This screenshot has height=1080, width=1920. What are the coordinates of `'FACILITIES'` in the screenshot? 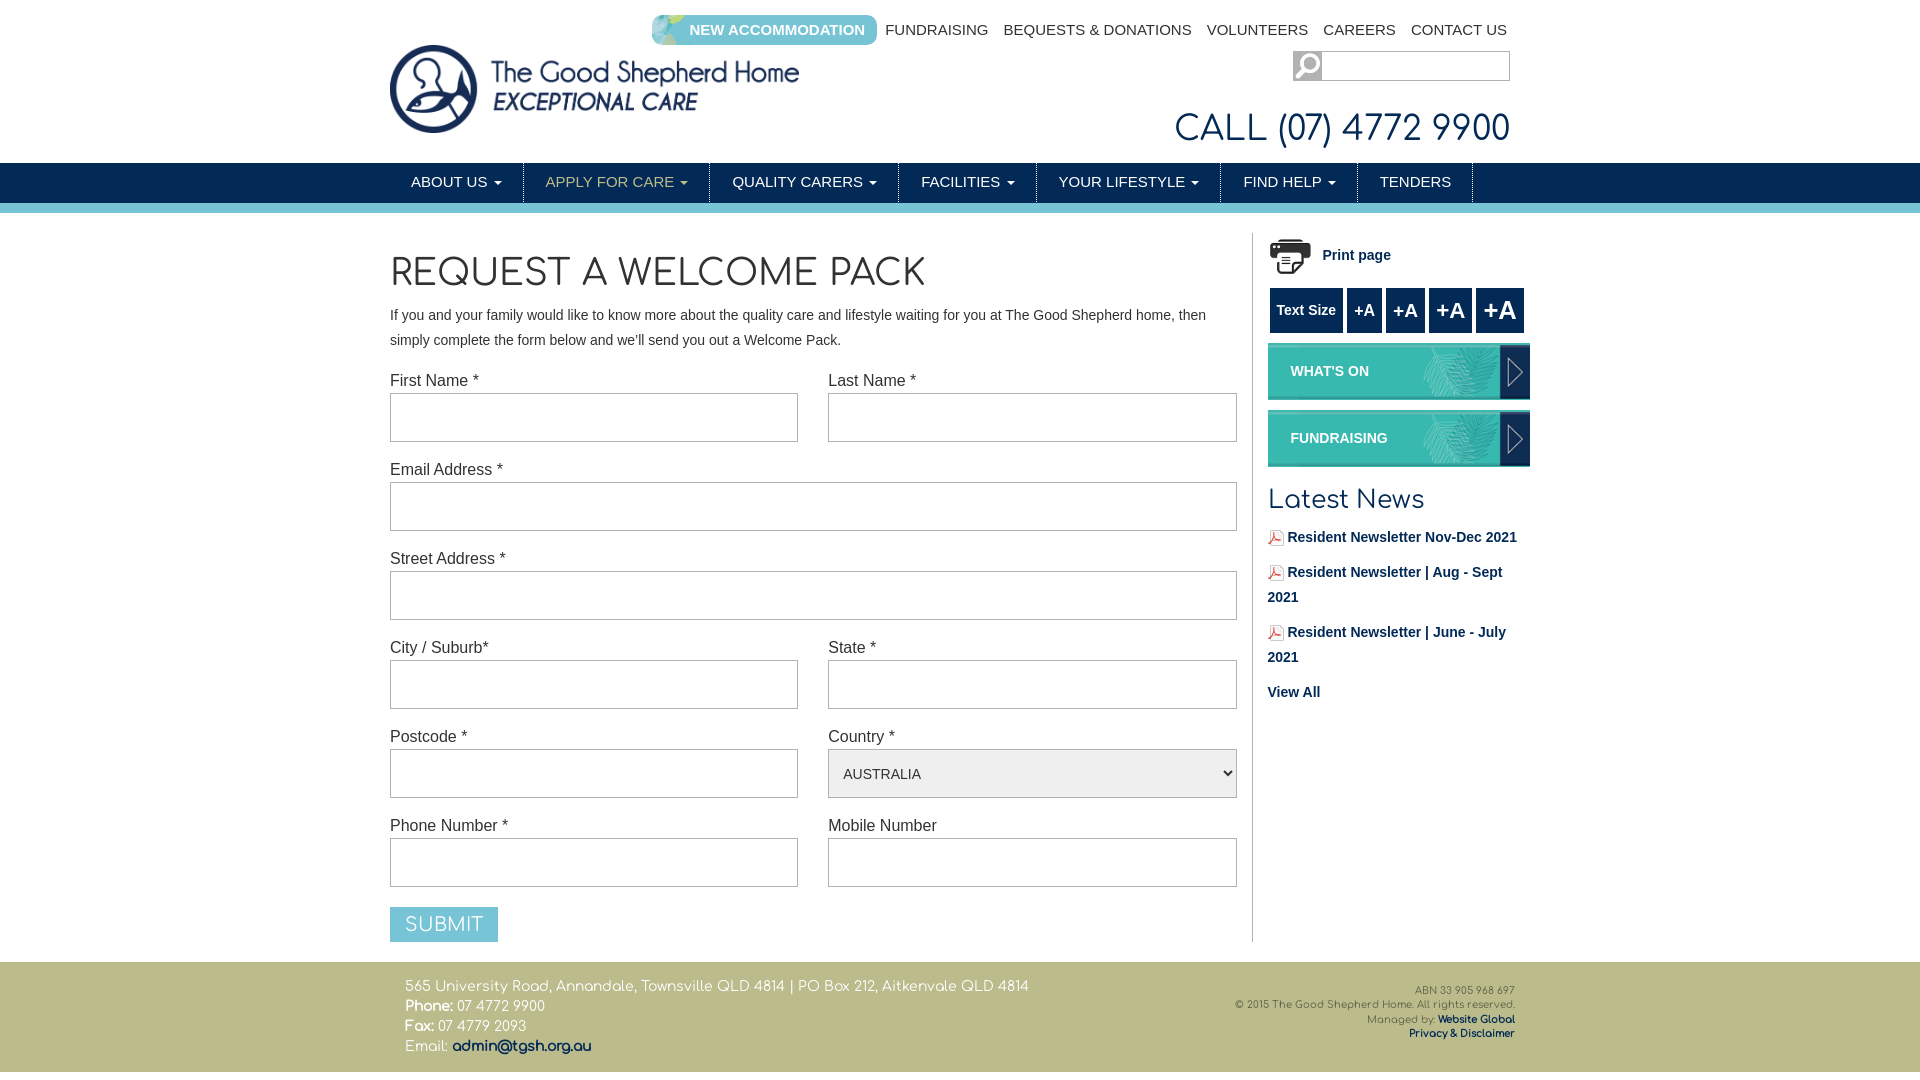 It's located at (968, 182).